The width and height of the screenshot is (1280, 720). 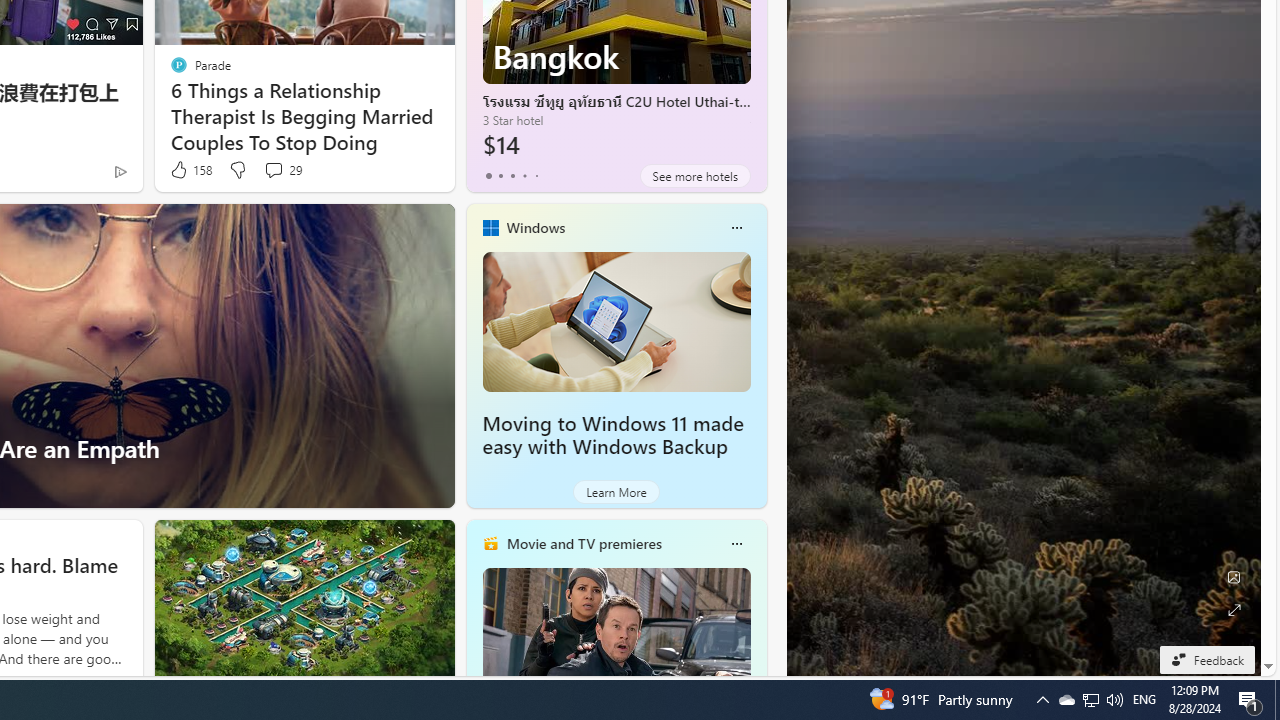 What do you see at coordinates (615, 320) in the screenshot?
I see `'Moving to Windows 11 made easy with Windows Backup'` at bounding box center [615, 320].